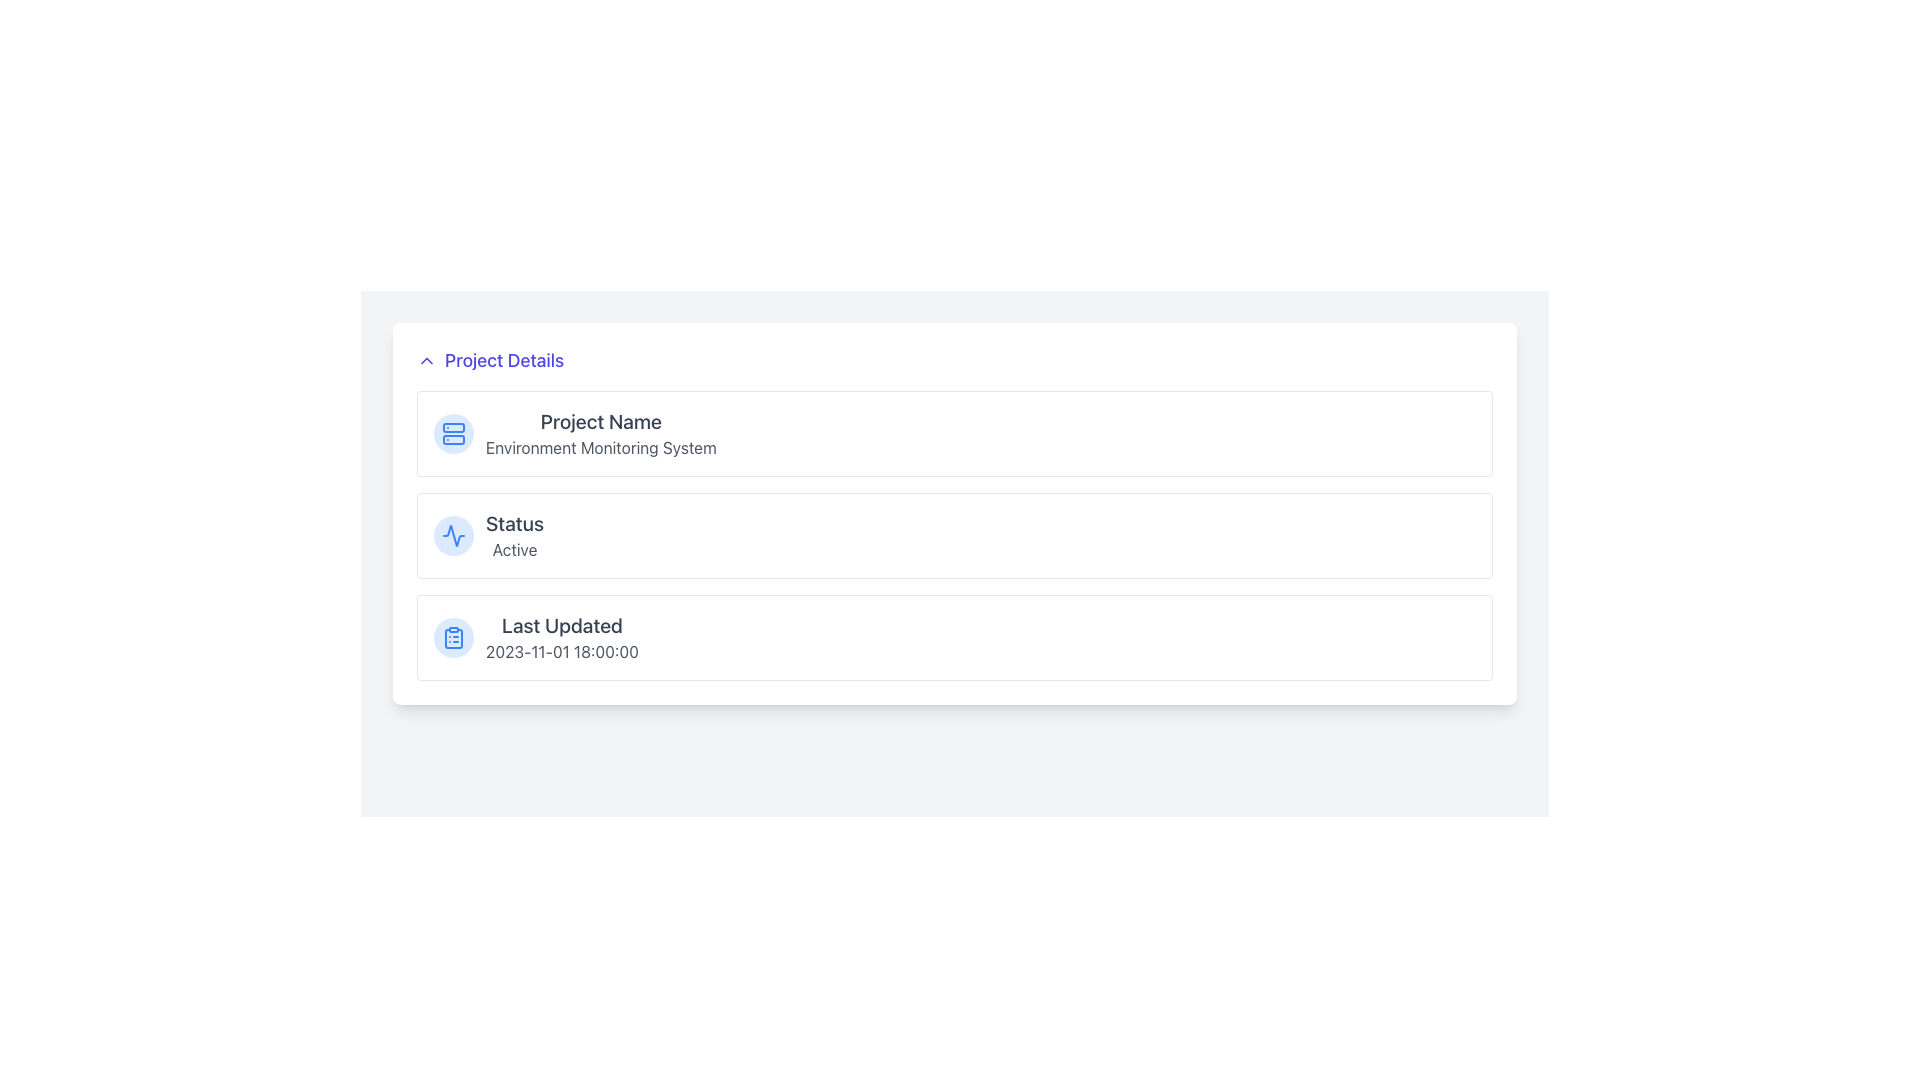  What do you see at coordinates (426, 361) in the screenshot?
I see `the Toggle Indicator Icon located to the left of the 'Project Details' text` at bounding box center [426, 361].